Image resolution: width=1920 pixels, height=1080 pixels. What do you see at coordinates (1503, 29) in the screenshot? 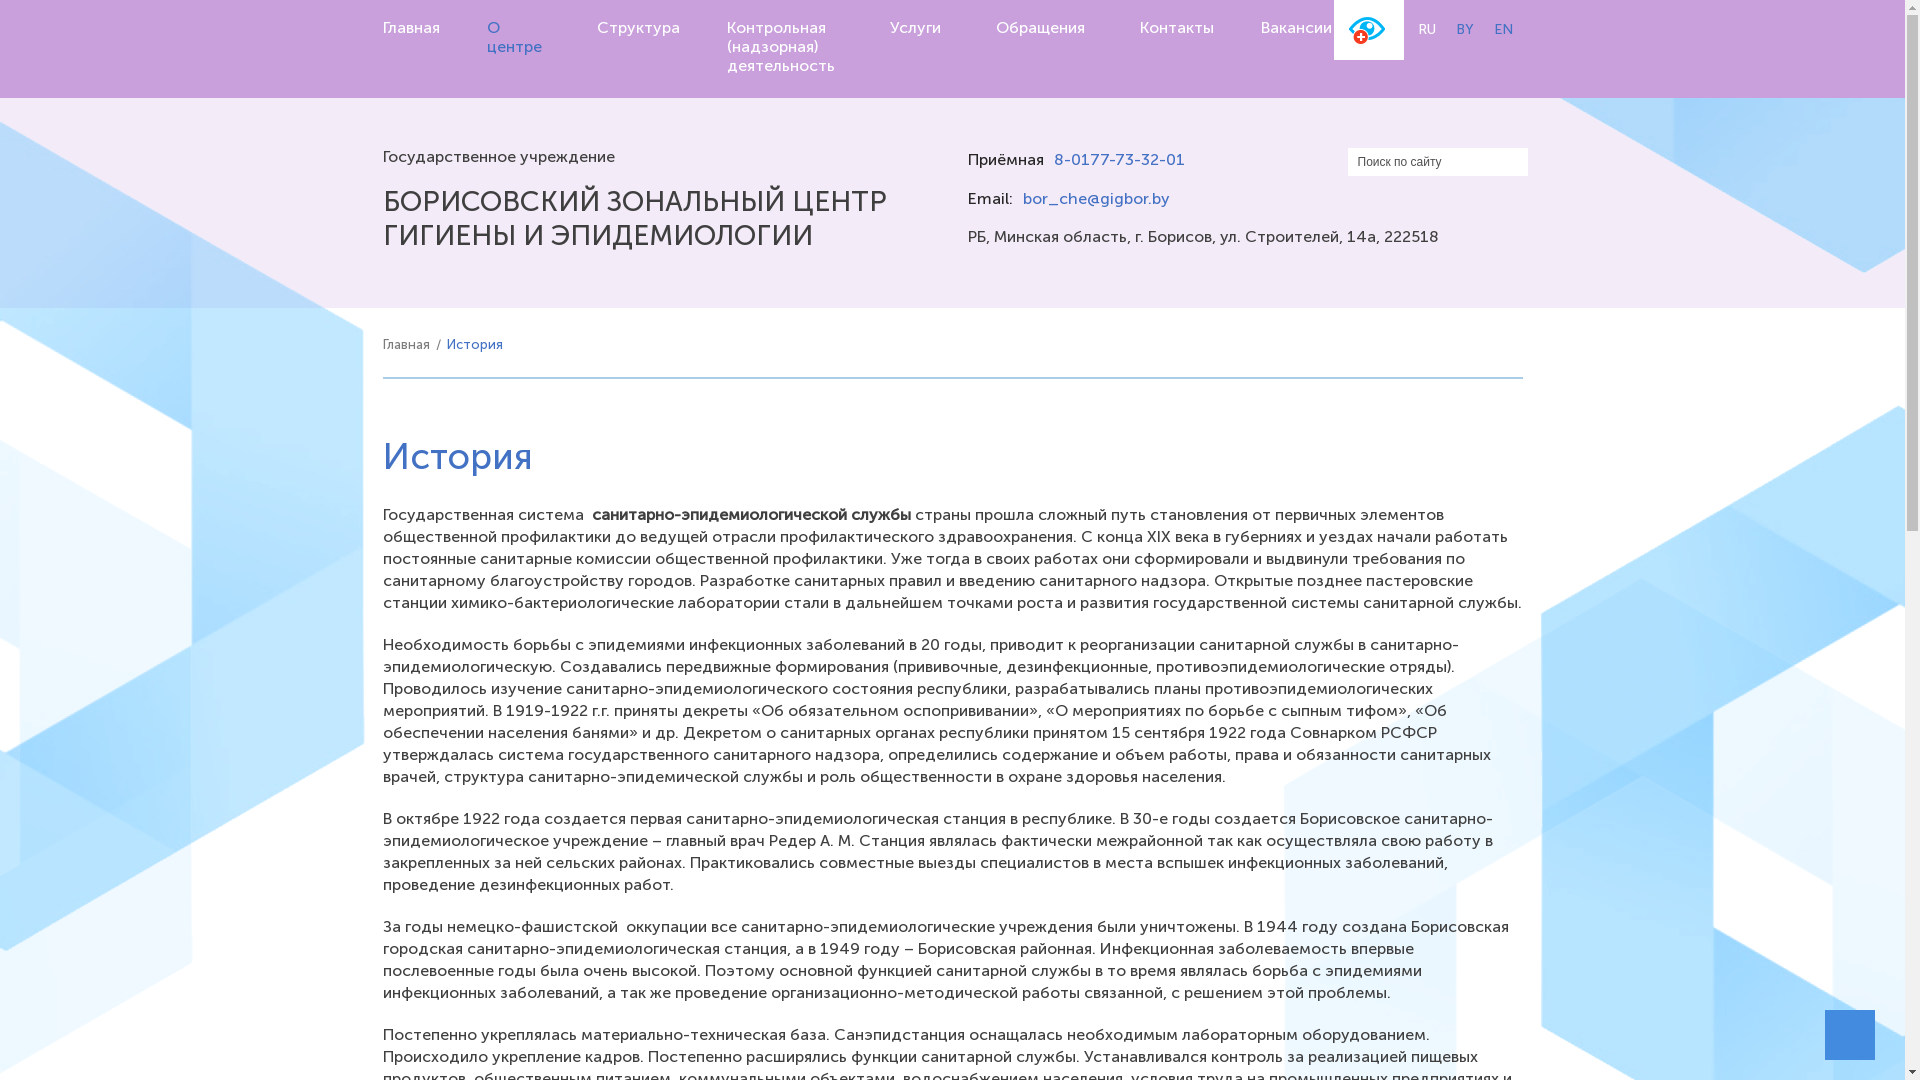
I see `'EN'` at bounding box center [1503, 29].